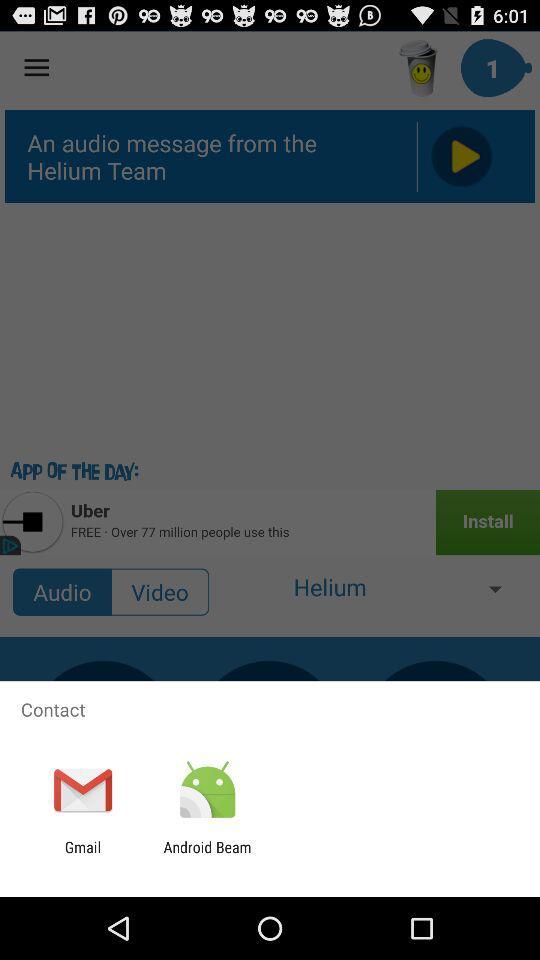 The height and width of the screenshot is (960, 540). What do you see at coordinates (82, 855) in the screenshot?
I see `the gmail item` at bounding box center [82, 855].